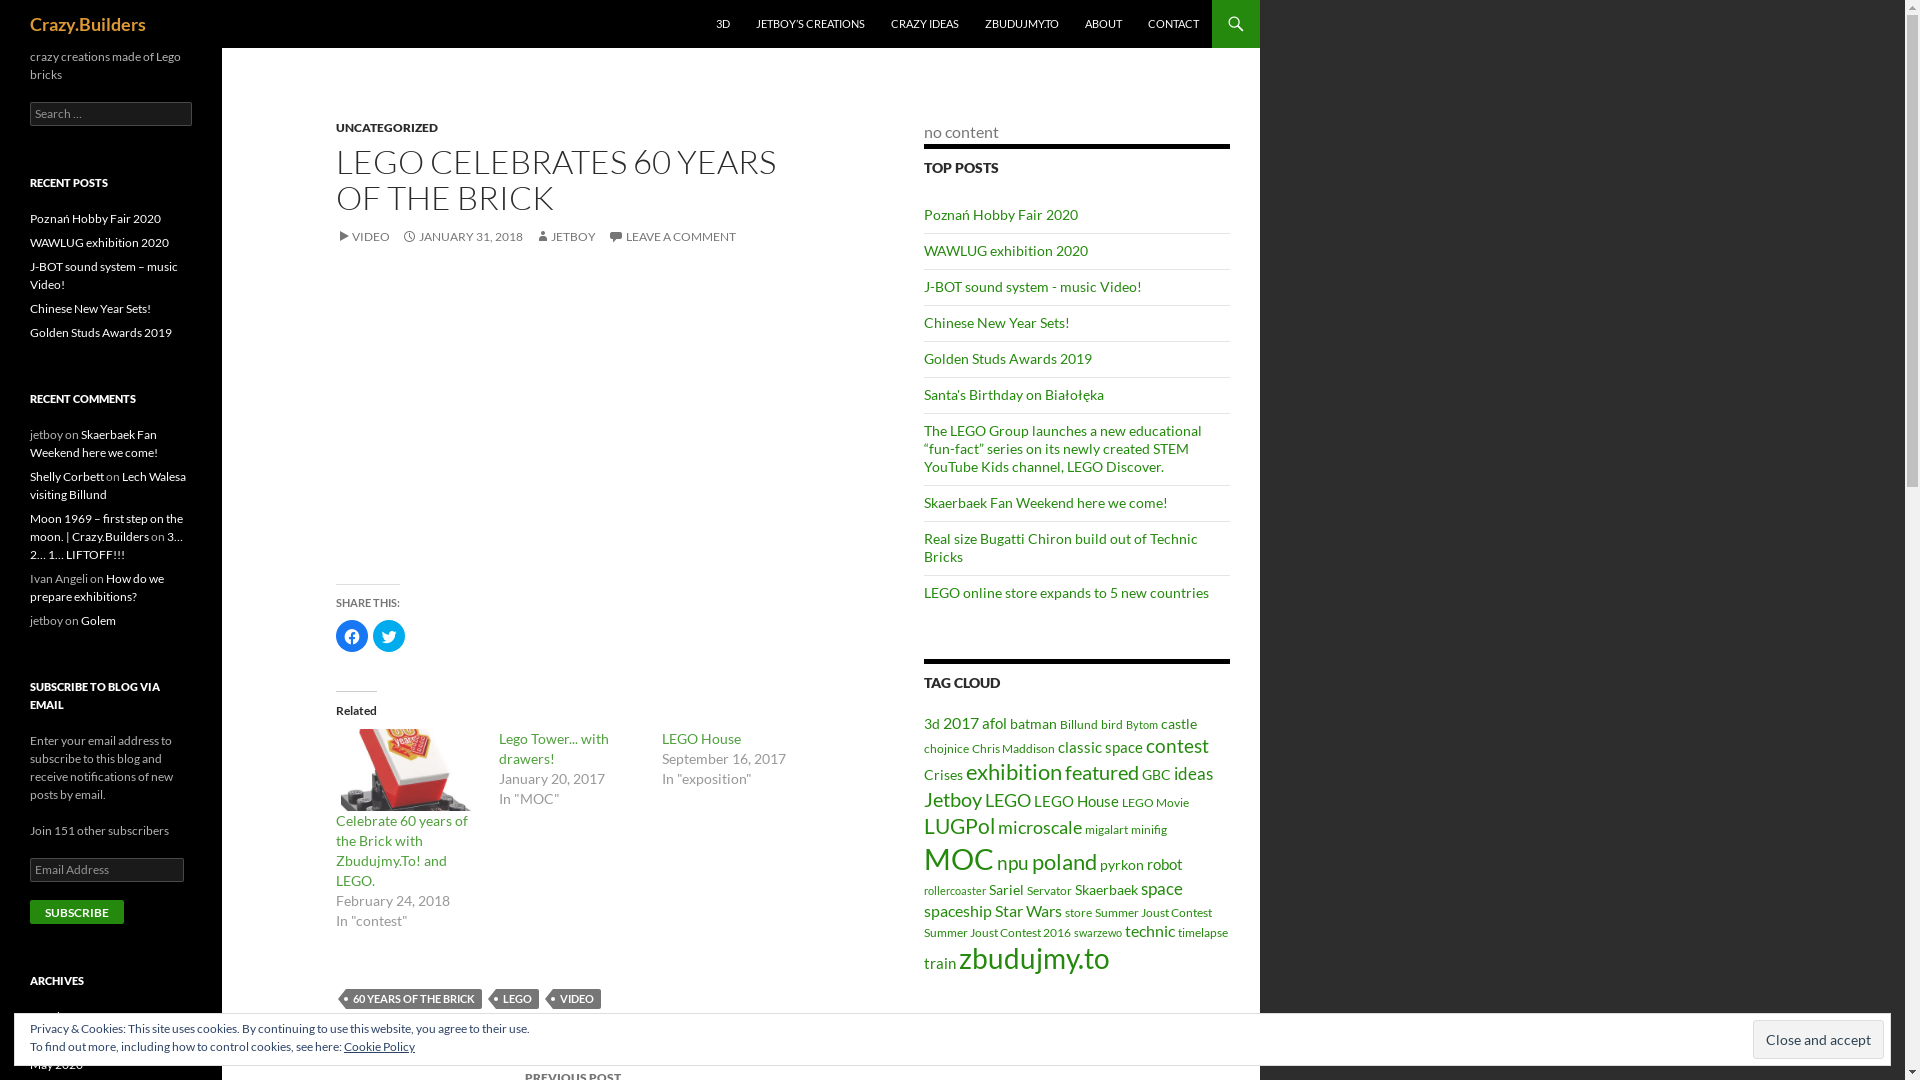  What do you see at coordinates (89, 308) in the screenshot?
I see `'Chinese New Year Sets!'` at bounding box center [89, 308].